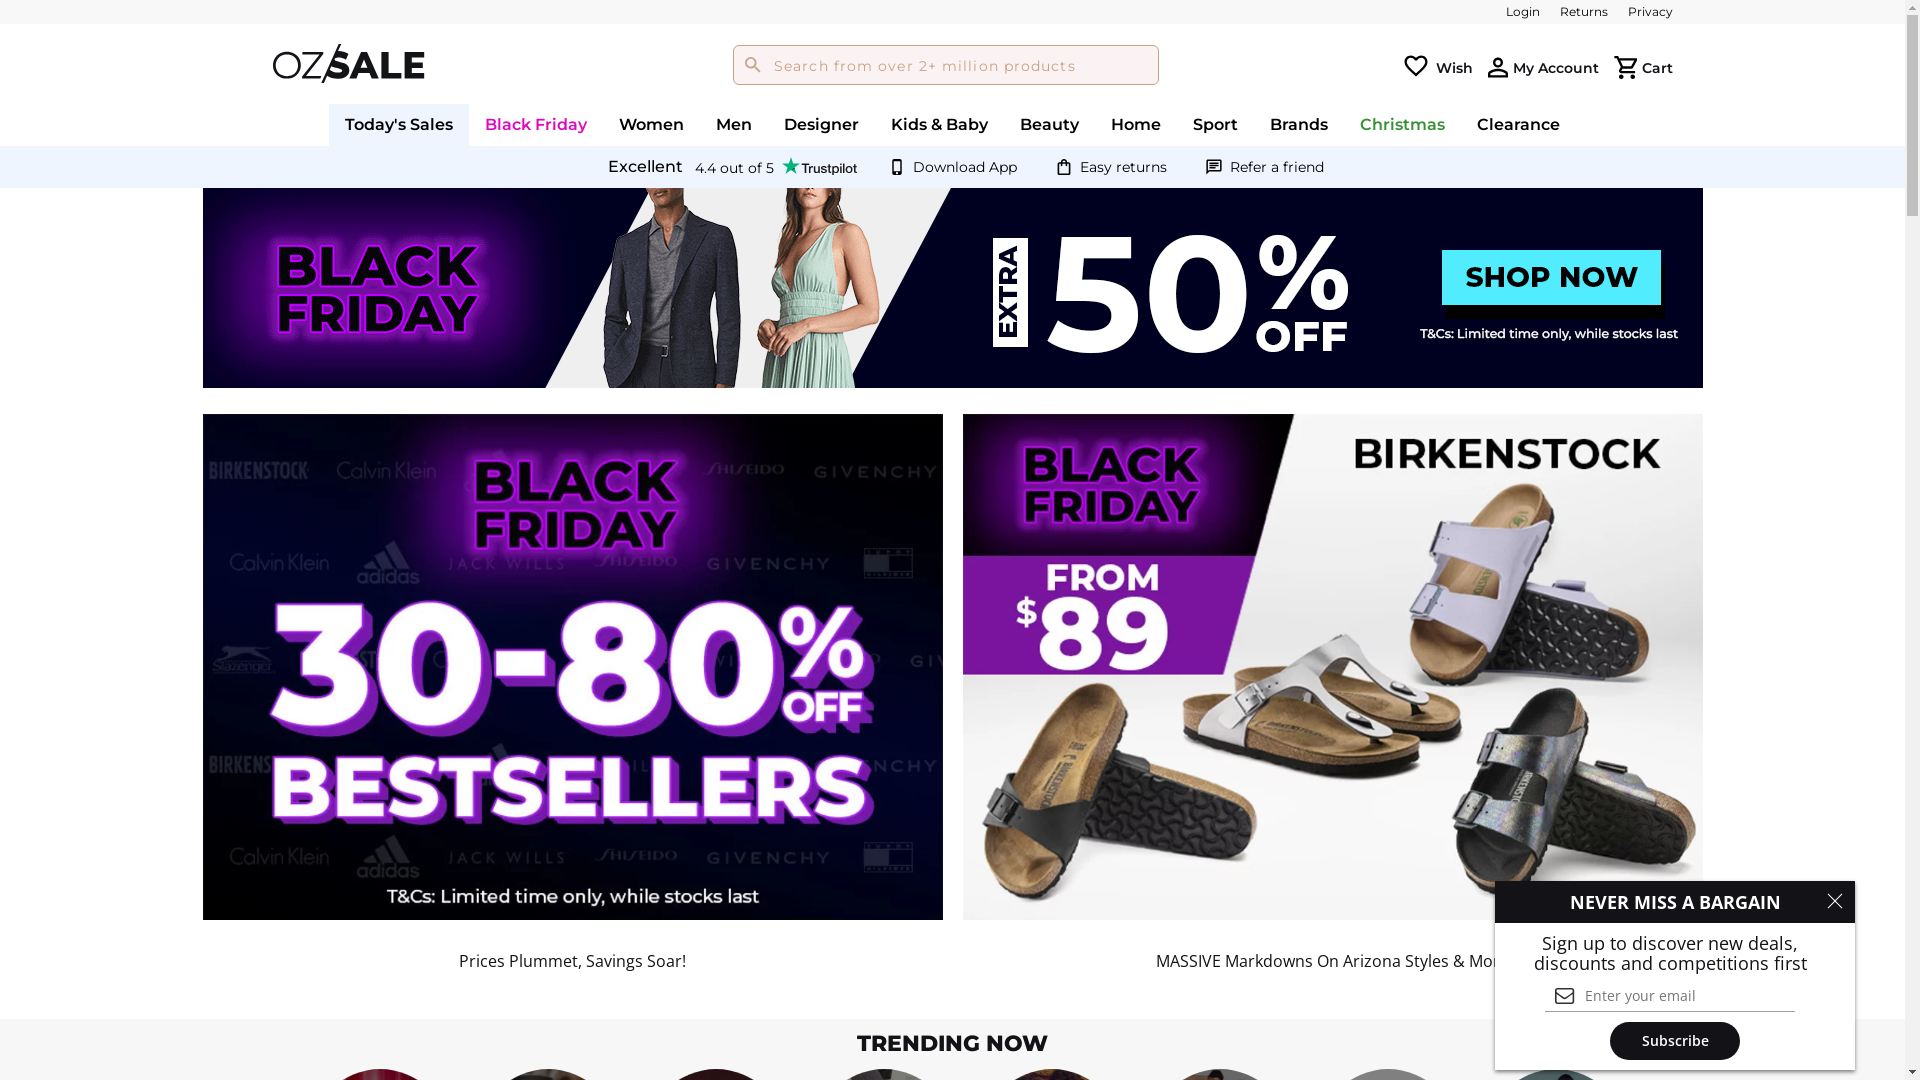 This screenshot has height=1080, width=1920. What do you see at coordinates (1123, 166) in the screenshot?
I see `'Easy returns'` at bounding box center [1123, 166].